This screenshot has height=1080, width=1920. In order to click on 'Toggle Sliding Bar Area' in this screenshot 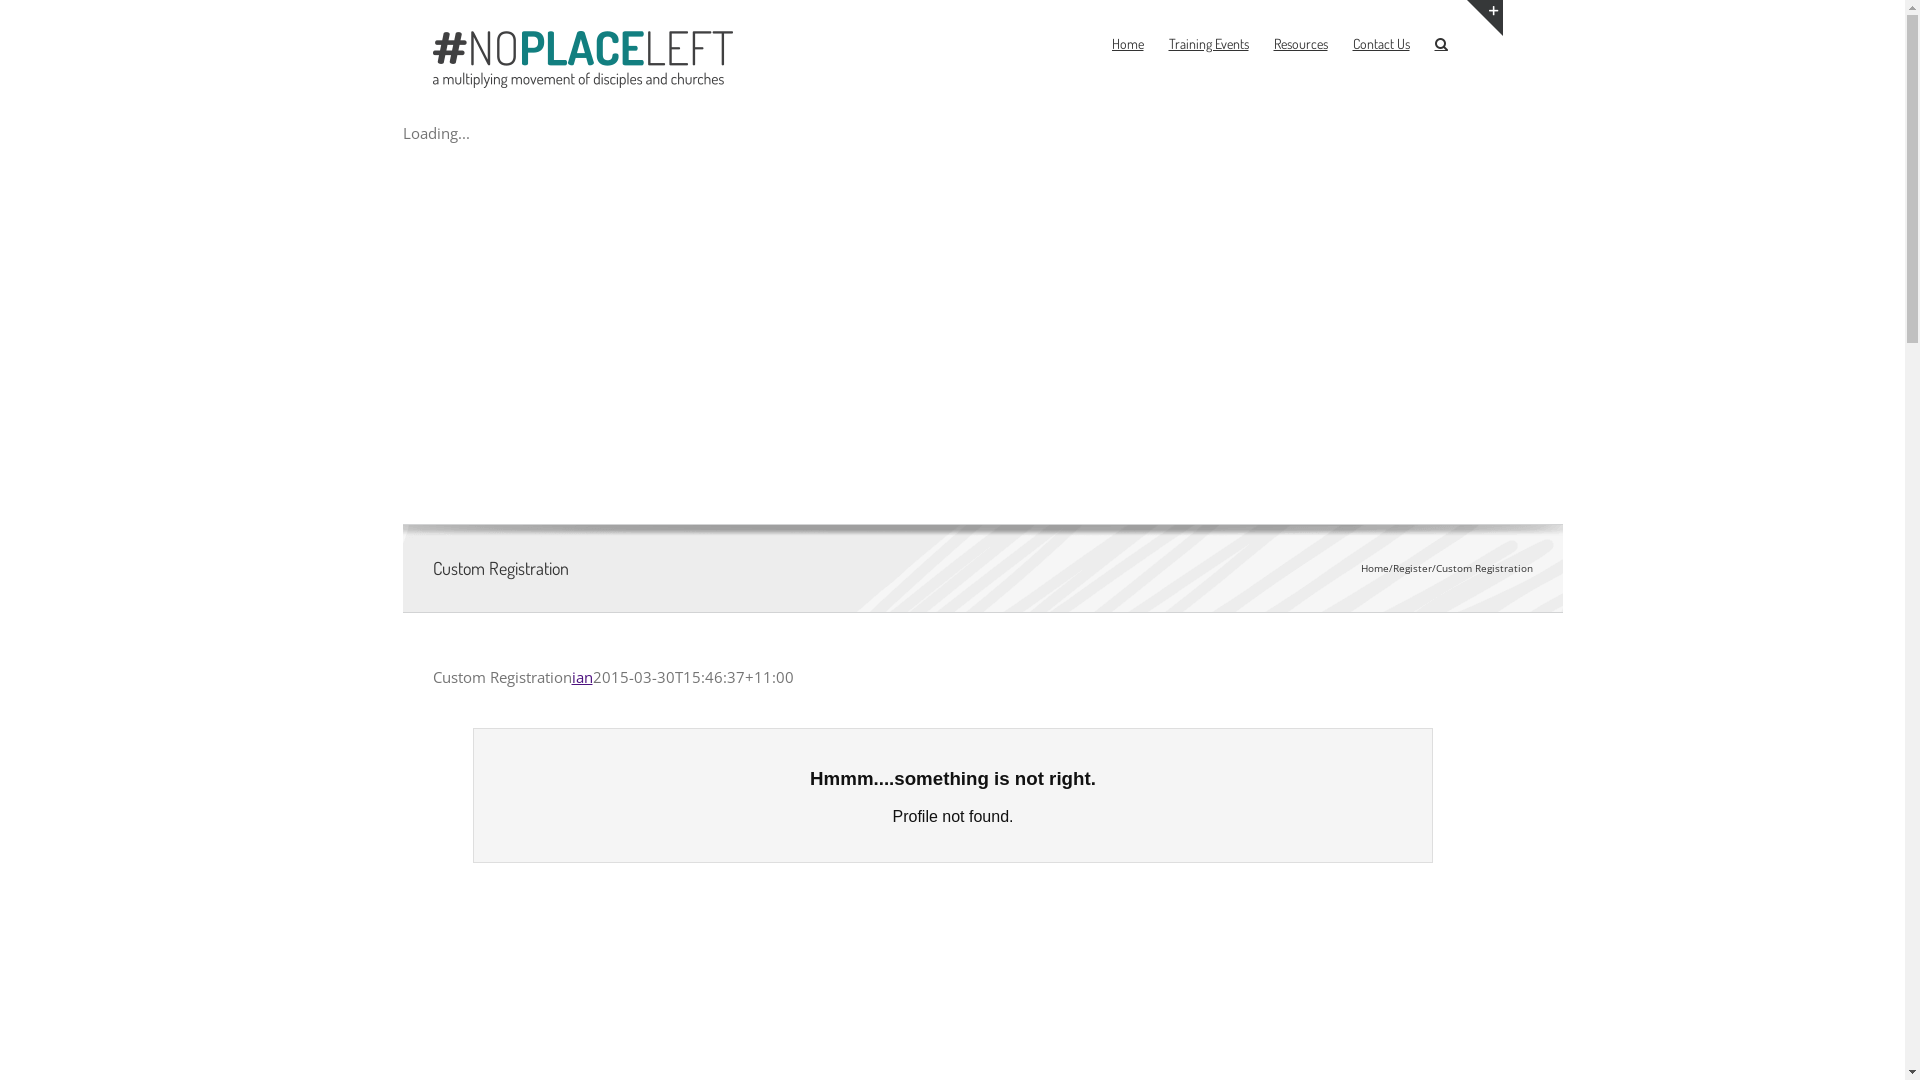, I will do `click(1483, 18)`.